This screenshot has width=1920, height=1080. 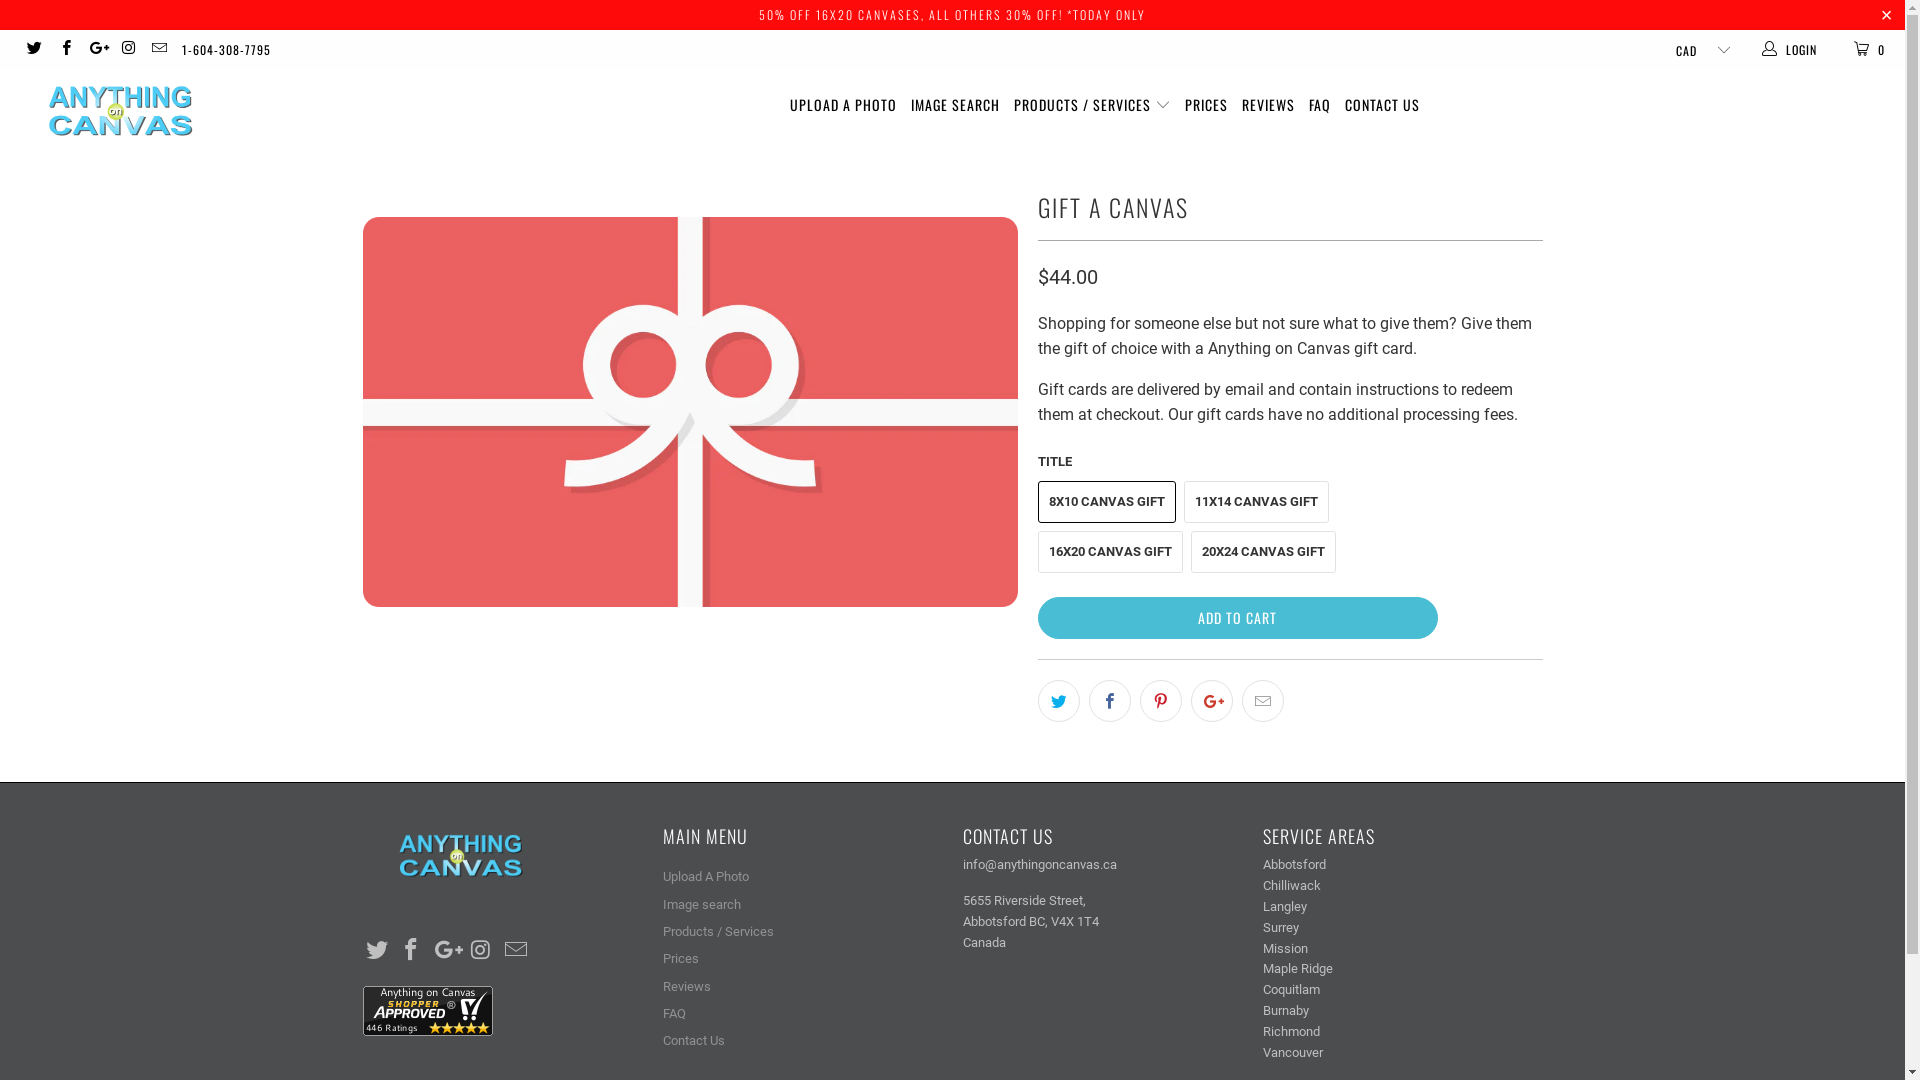 What do you see at coordinates (954, 105) in the screenshot?
I see `'IMAGE SEARCH'` at bounding box center [954, 105].